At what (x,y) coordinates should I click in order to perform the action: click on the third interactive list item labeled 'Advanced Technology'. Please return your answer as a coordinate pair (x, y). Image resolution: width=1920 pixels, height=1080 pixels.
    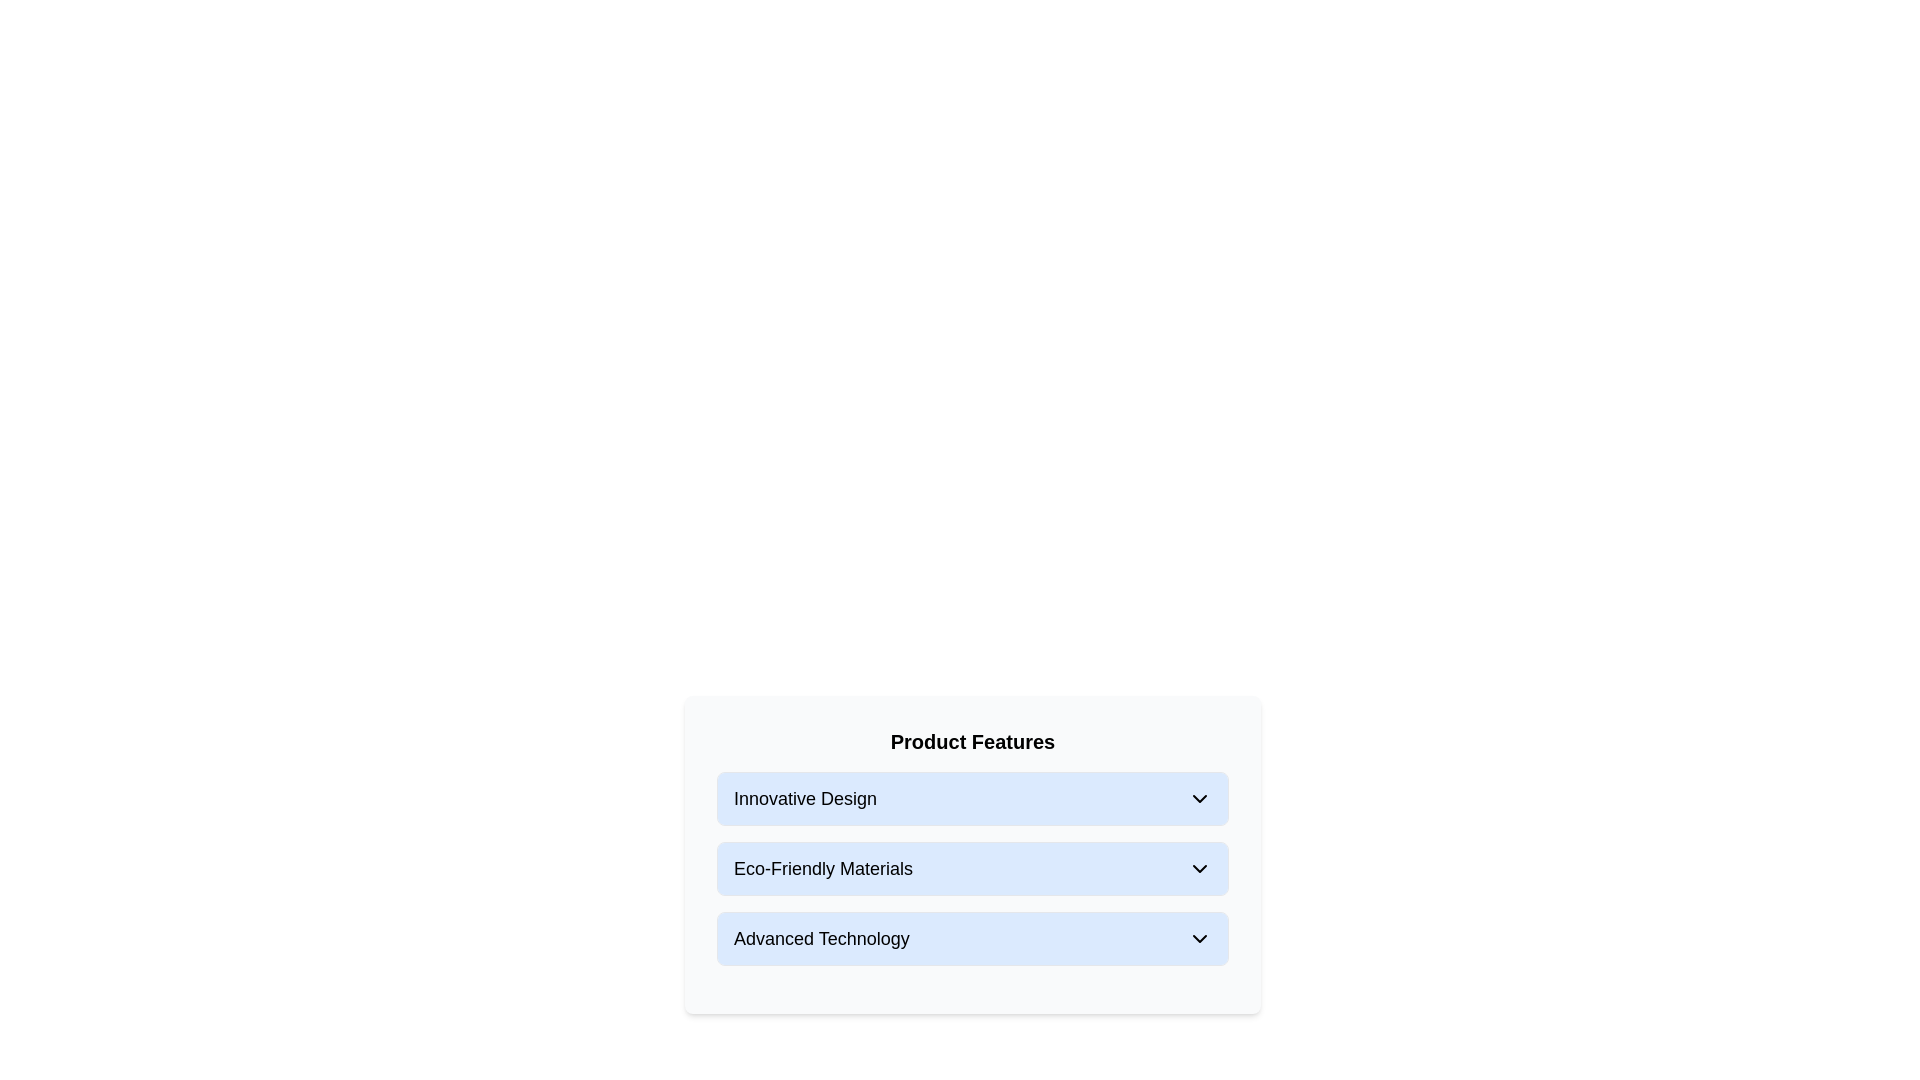
    Looking at the image, I should click on (973, 938).